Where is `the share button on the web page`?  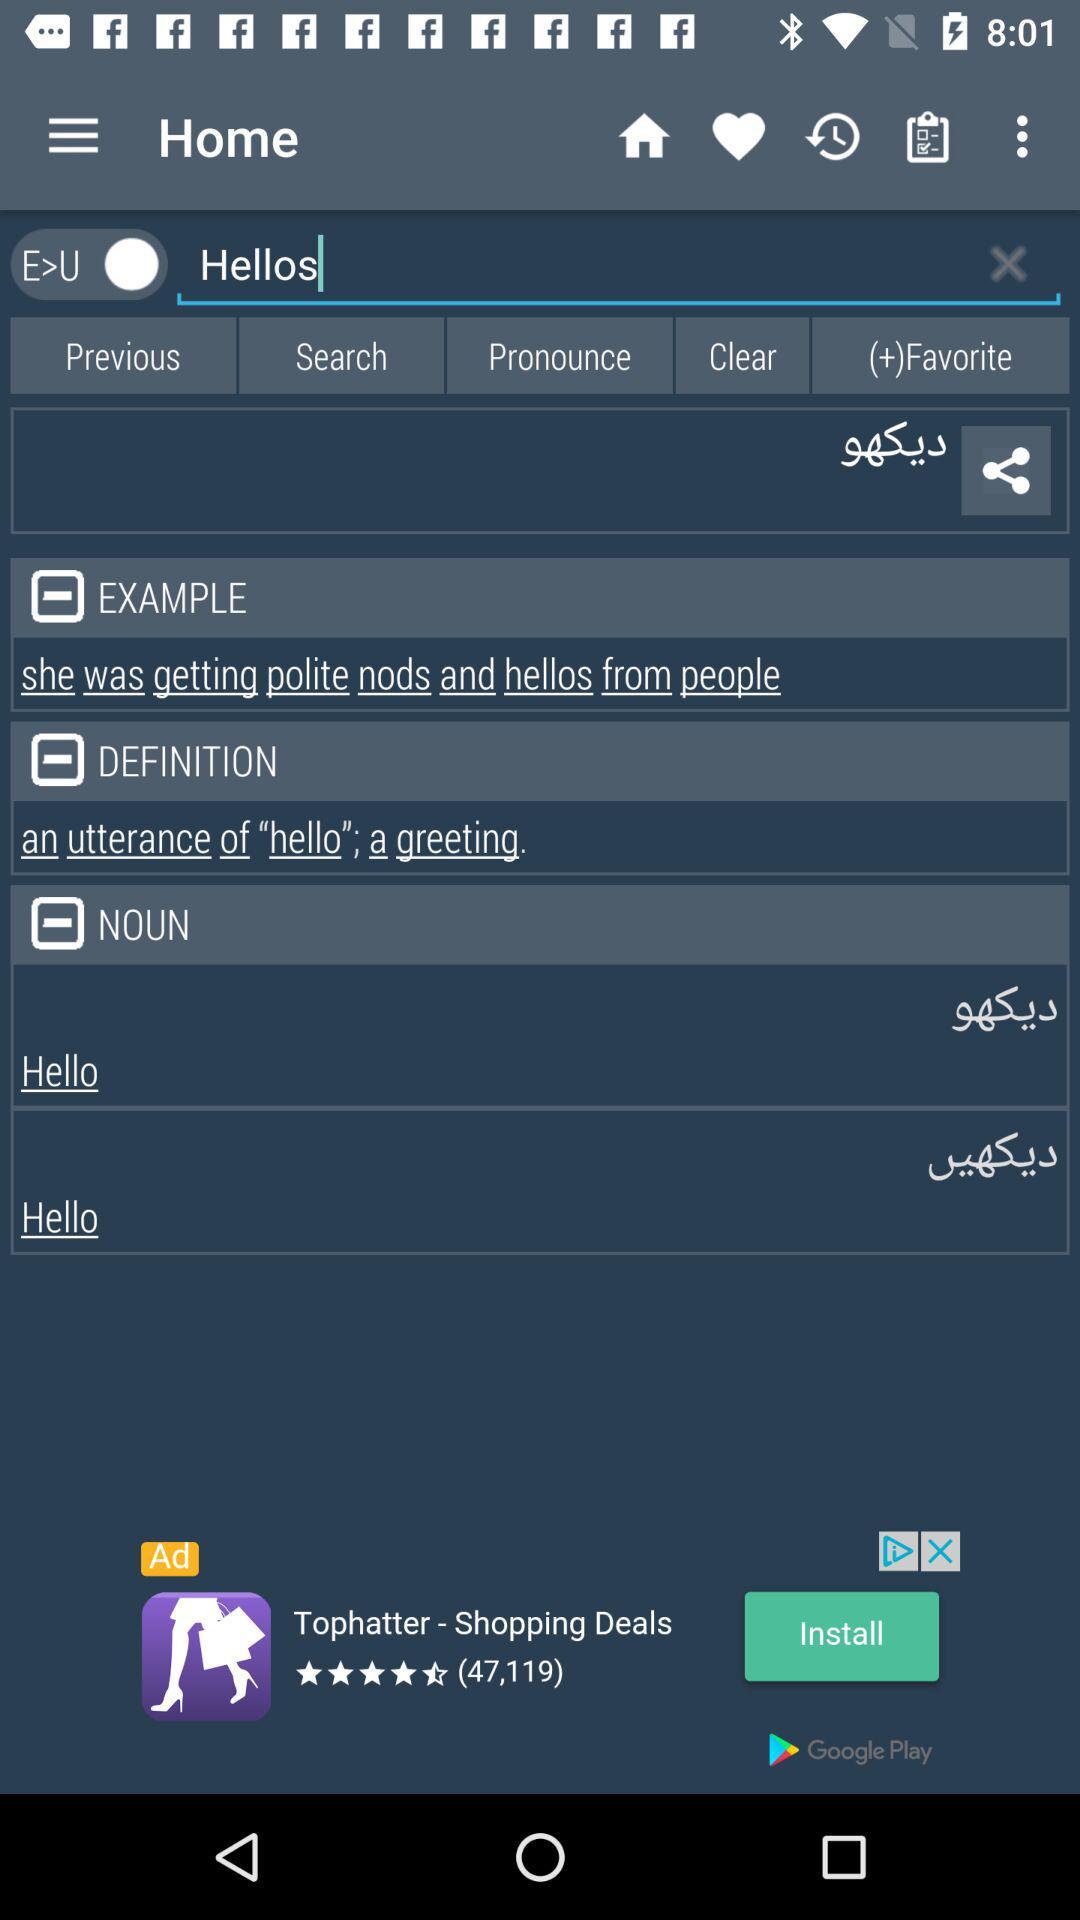
the share button on the web page is located at coordinates (1006, 469).